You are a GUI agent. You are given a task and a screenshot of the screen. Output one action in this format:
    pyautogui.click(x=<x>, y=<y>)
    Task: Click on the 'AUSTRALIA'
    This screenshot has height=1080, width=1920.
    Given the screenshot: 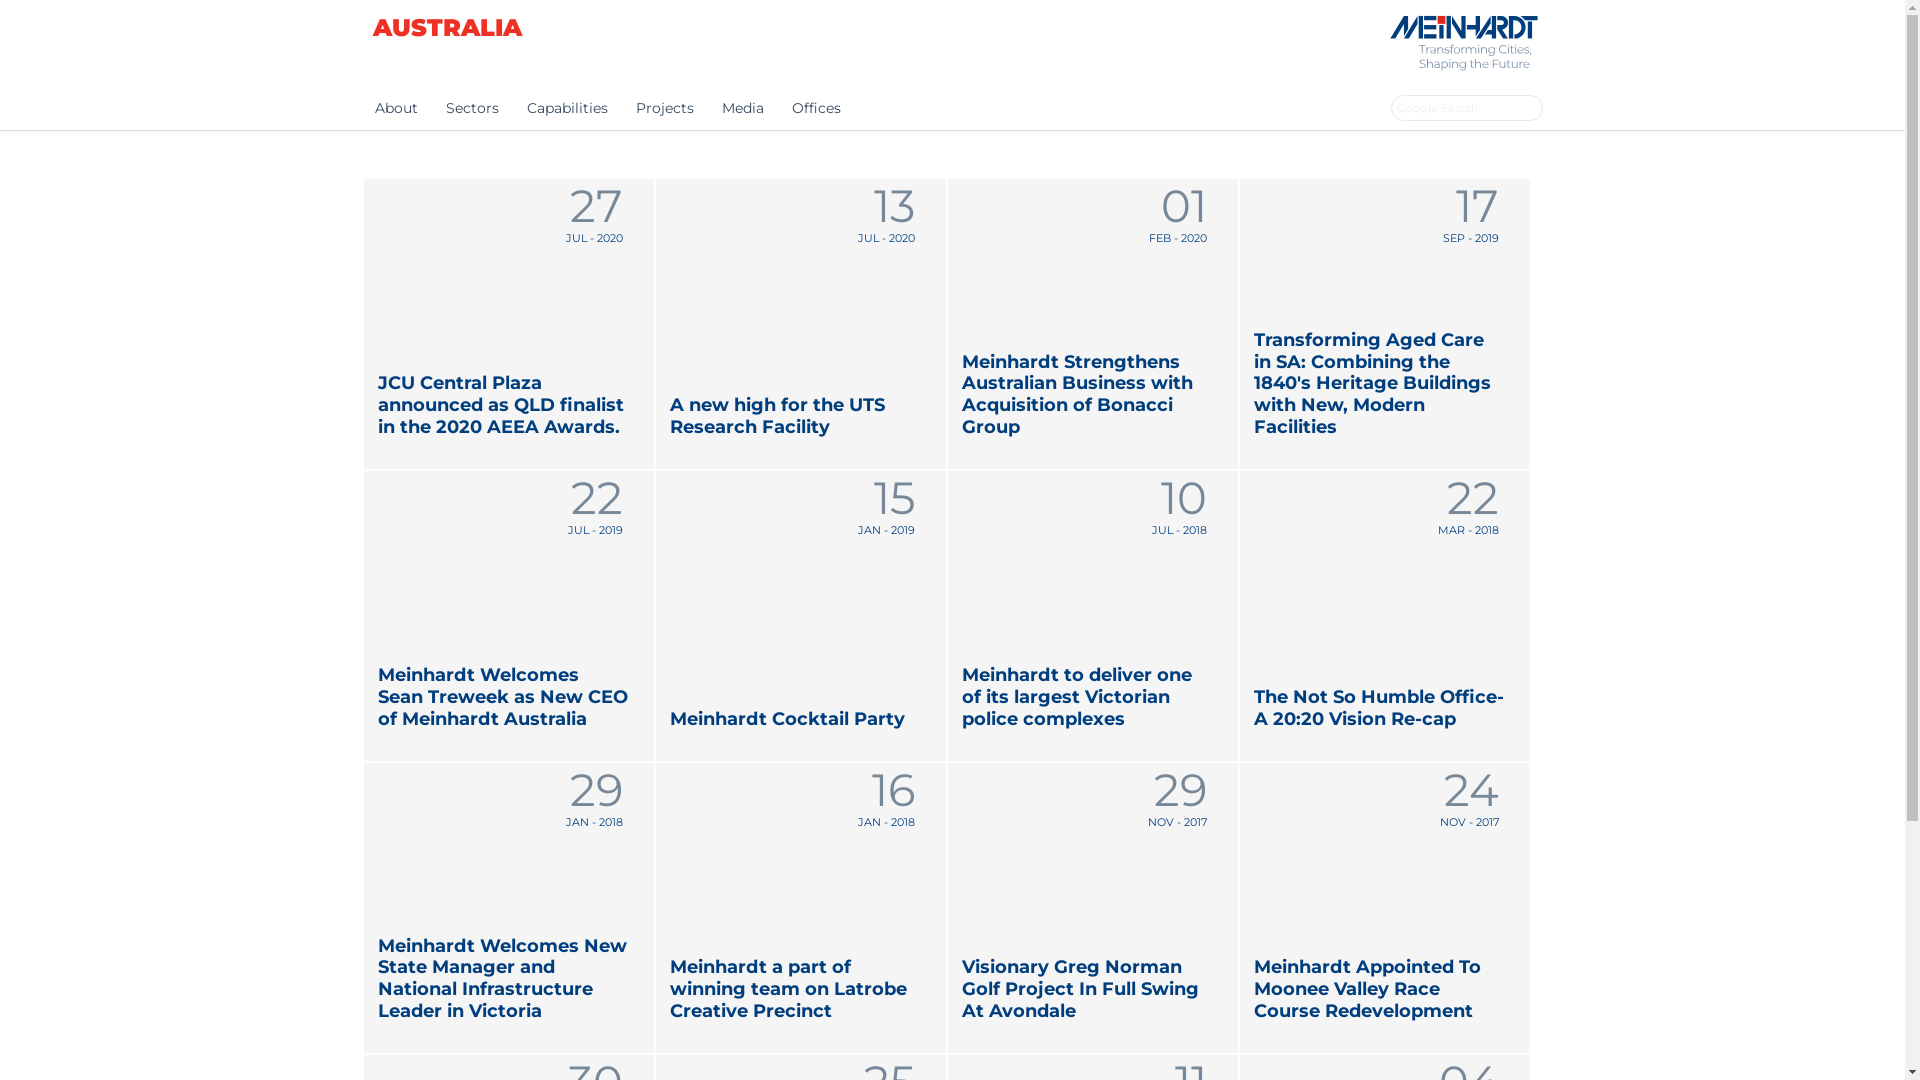 What is the action you would take?
    pyautogui.click(x=445, y=27)
    